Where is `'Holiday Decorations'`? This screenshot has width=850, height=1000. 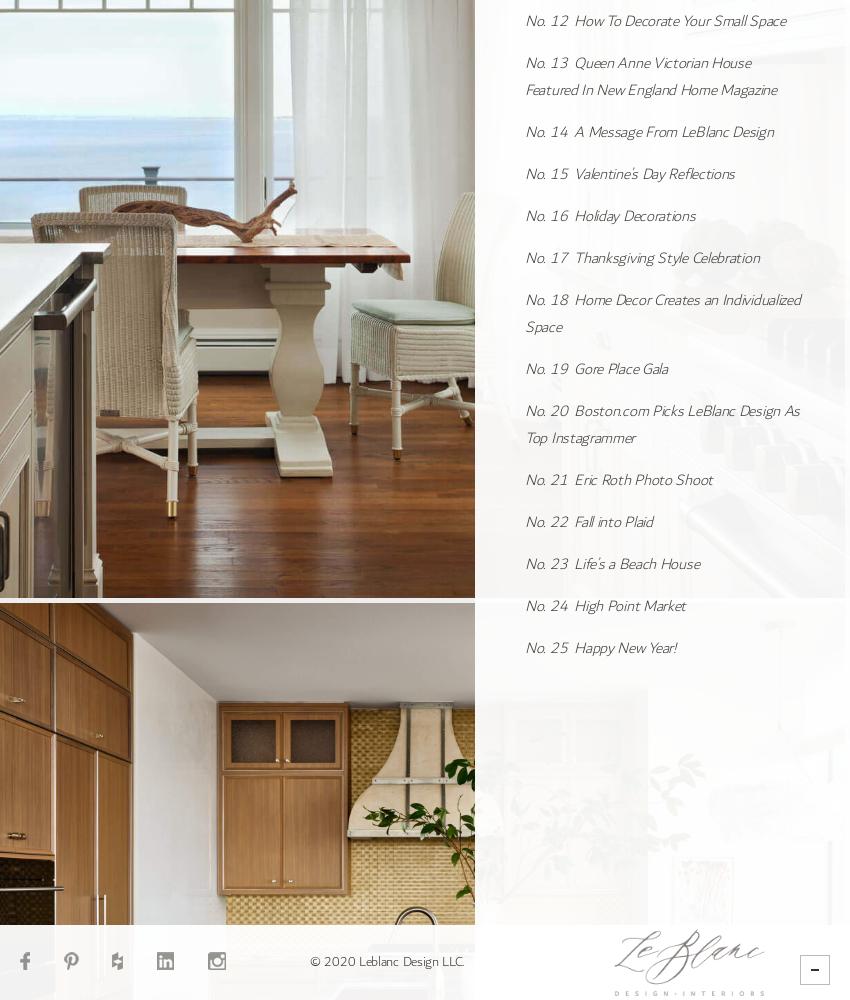
'Holiday Decorations' is located at coordinates (574, 214).